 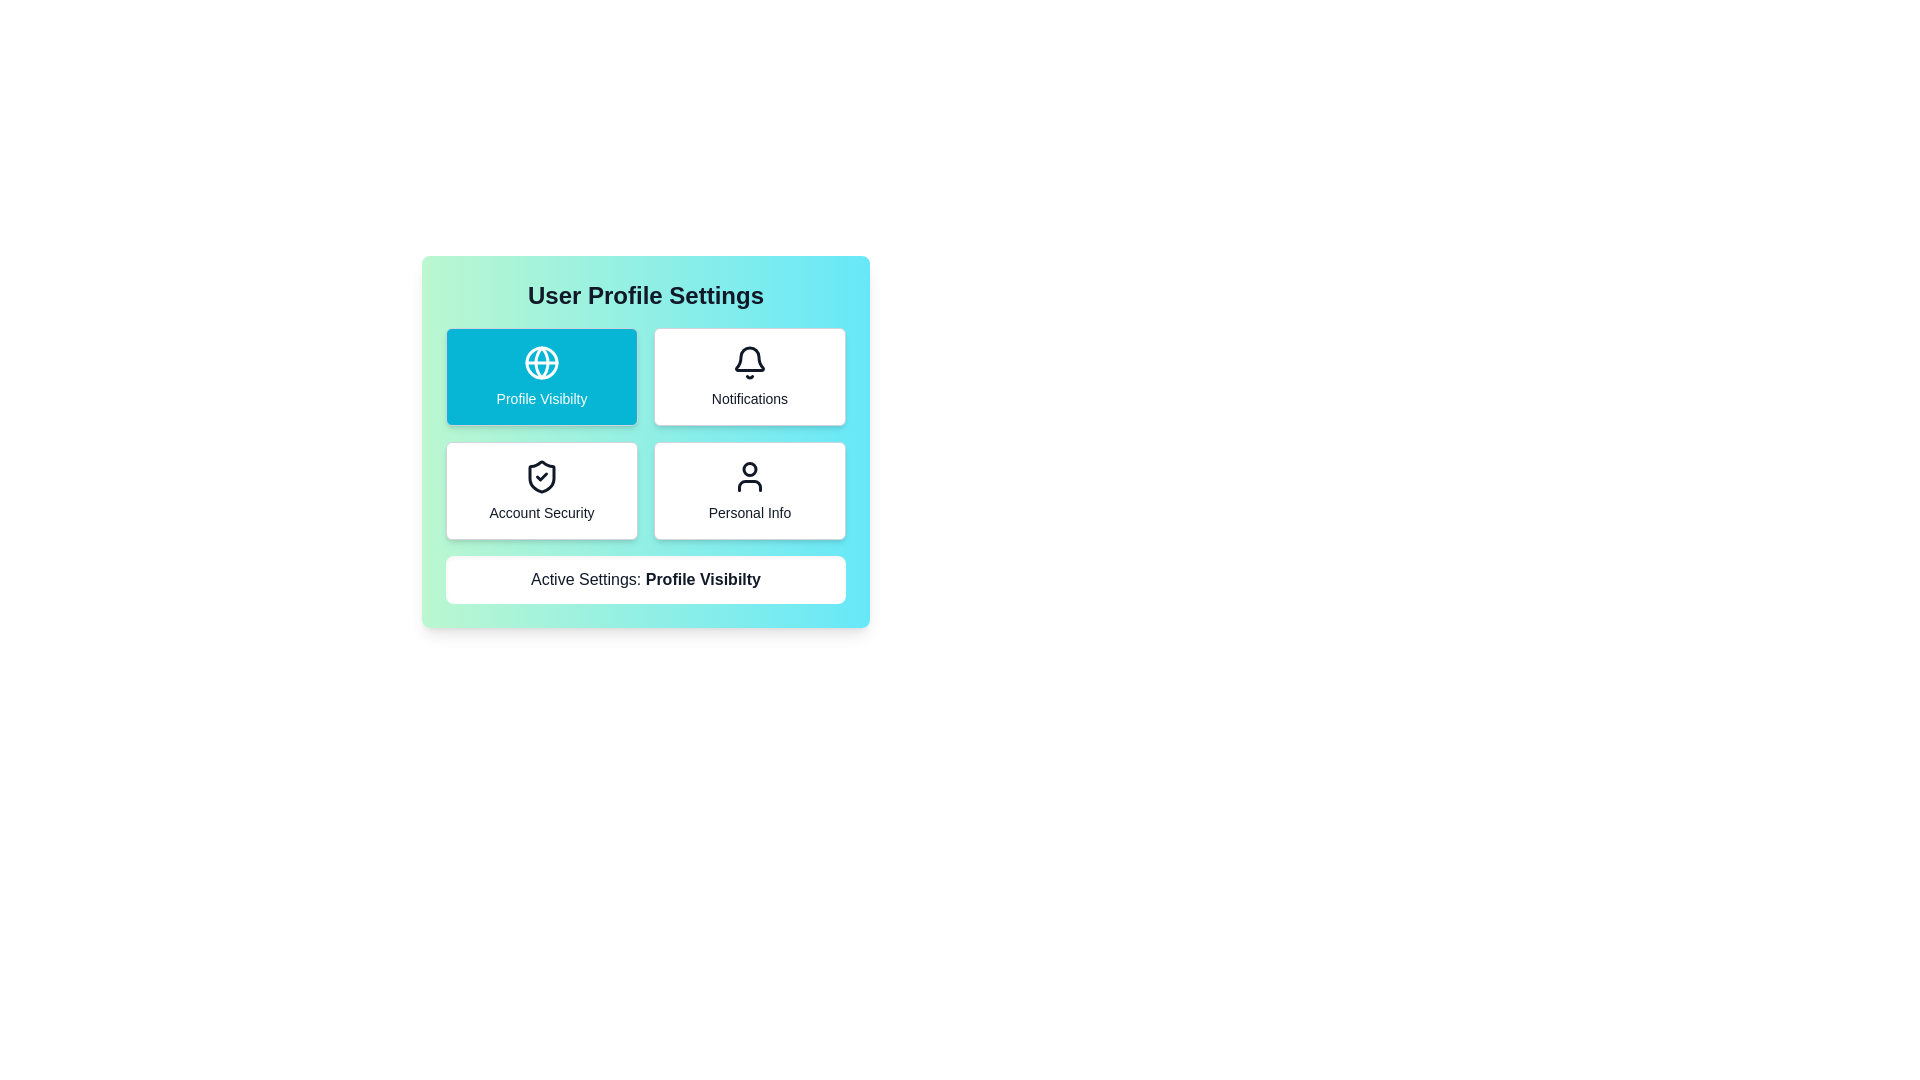 What do you see at coordinates (542, 377) in the screenshot?
I see `the button corresponding to Profile Visibility` at bounding box center [542, 377].